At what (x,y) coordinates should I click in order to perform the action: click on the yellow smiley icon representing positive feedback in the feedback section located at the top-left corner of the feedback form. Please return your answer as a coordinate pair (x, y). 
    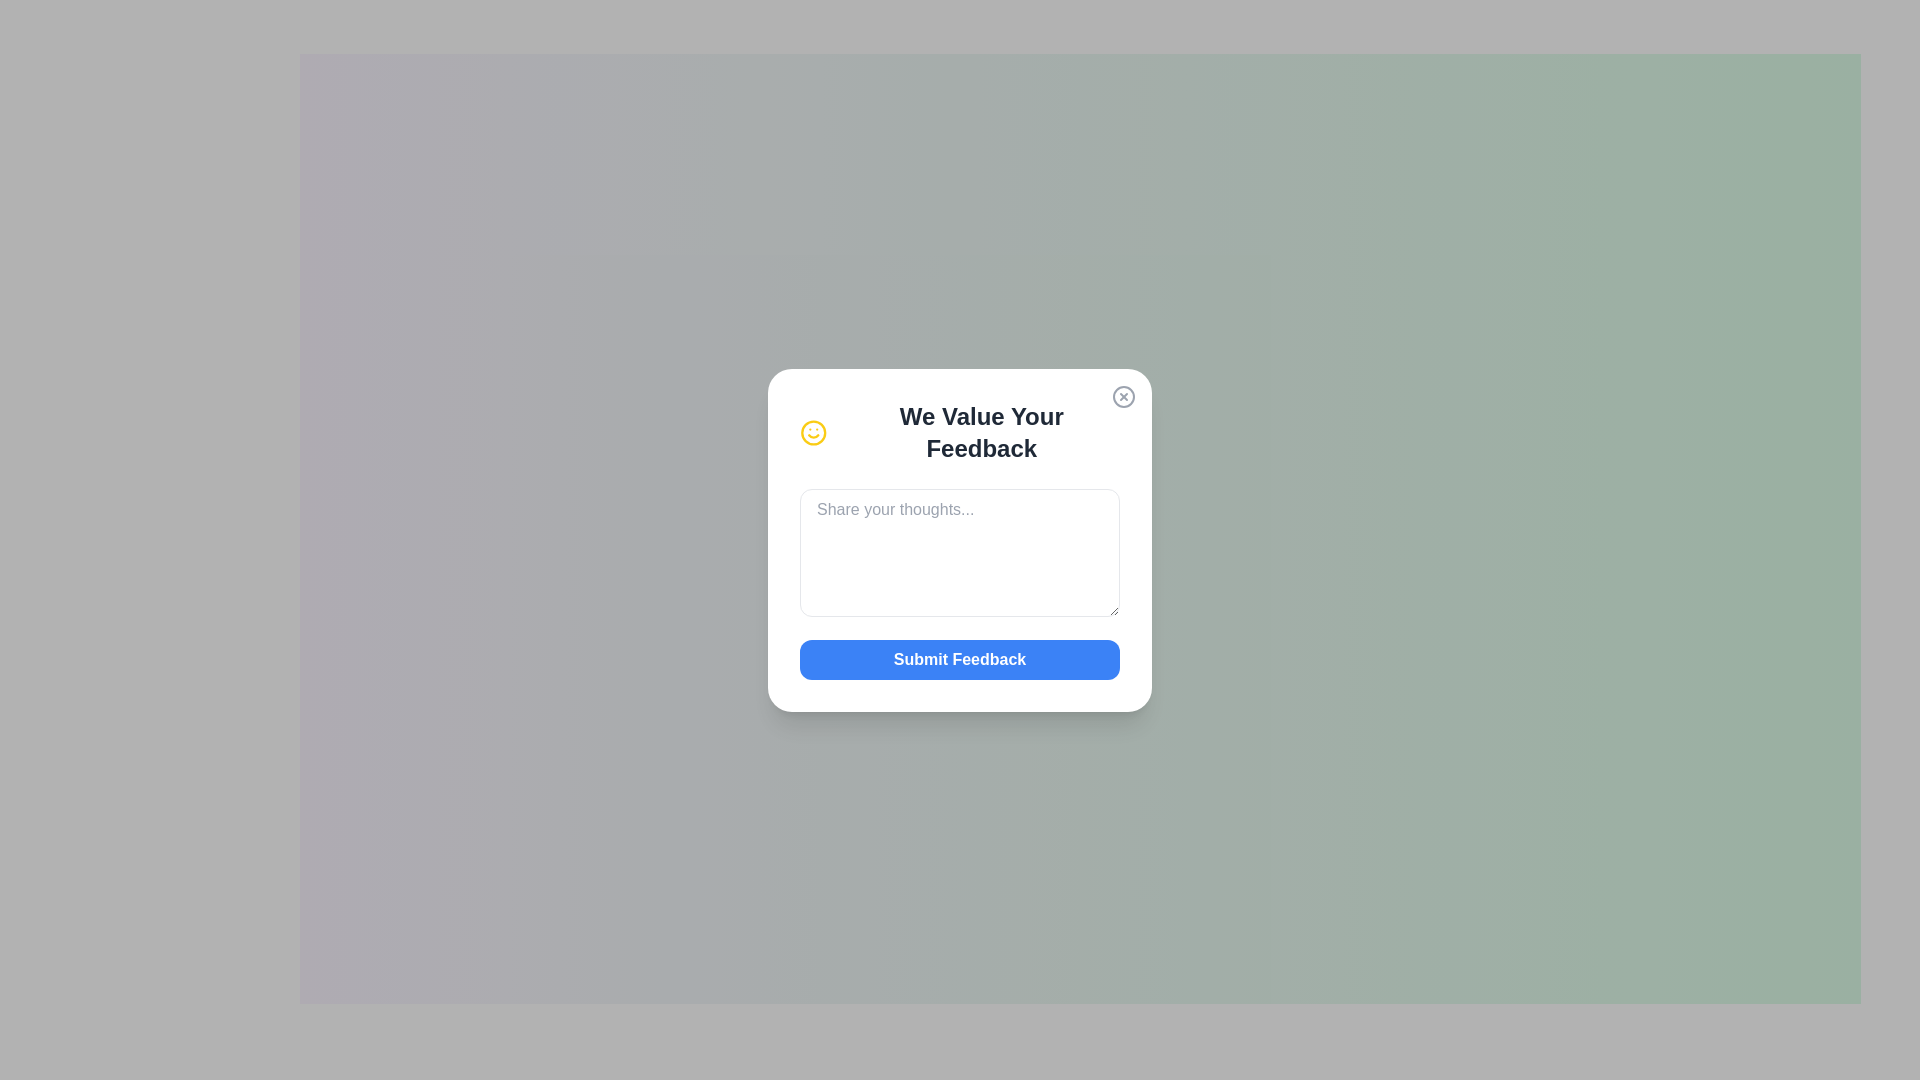
    Looking at the image, I should click on (813, 431).